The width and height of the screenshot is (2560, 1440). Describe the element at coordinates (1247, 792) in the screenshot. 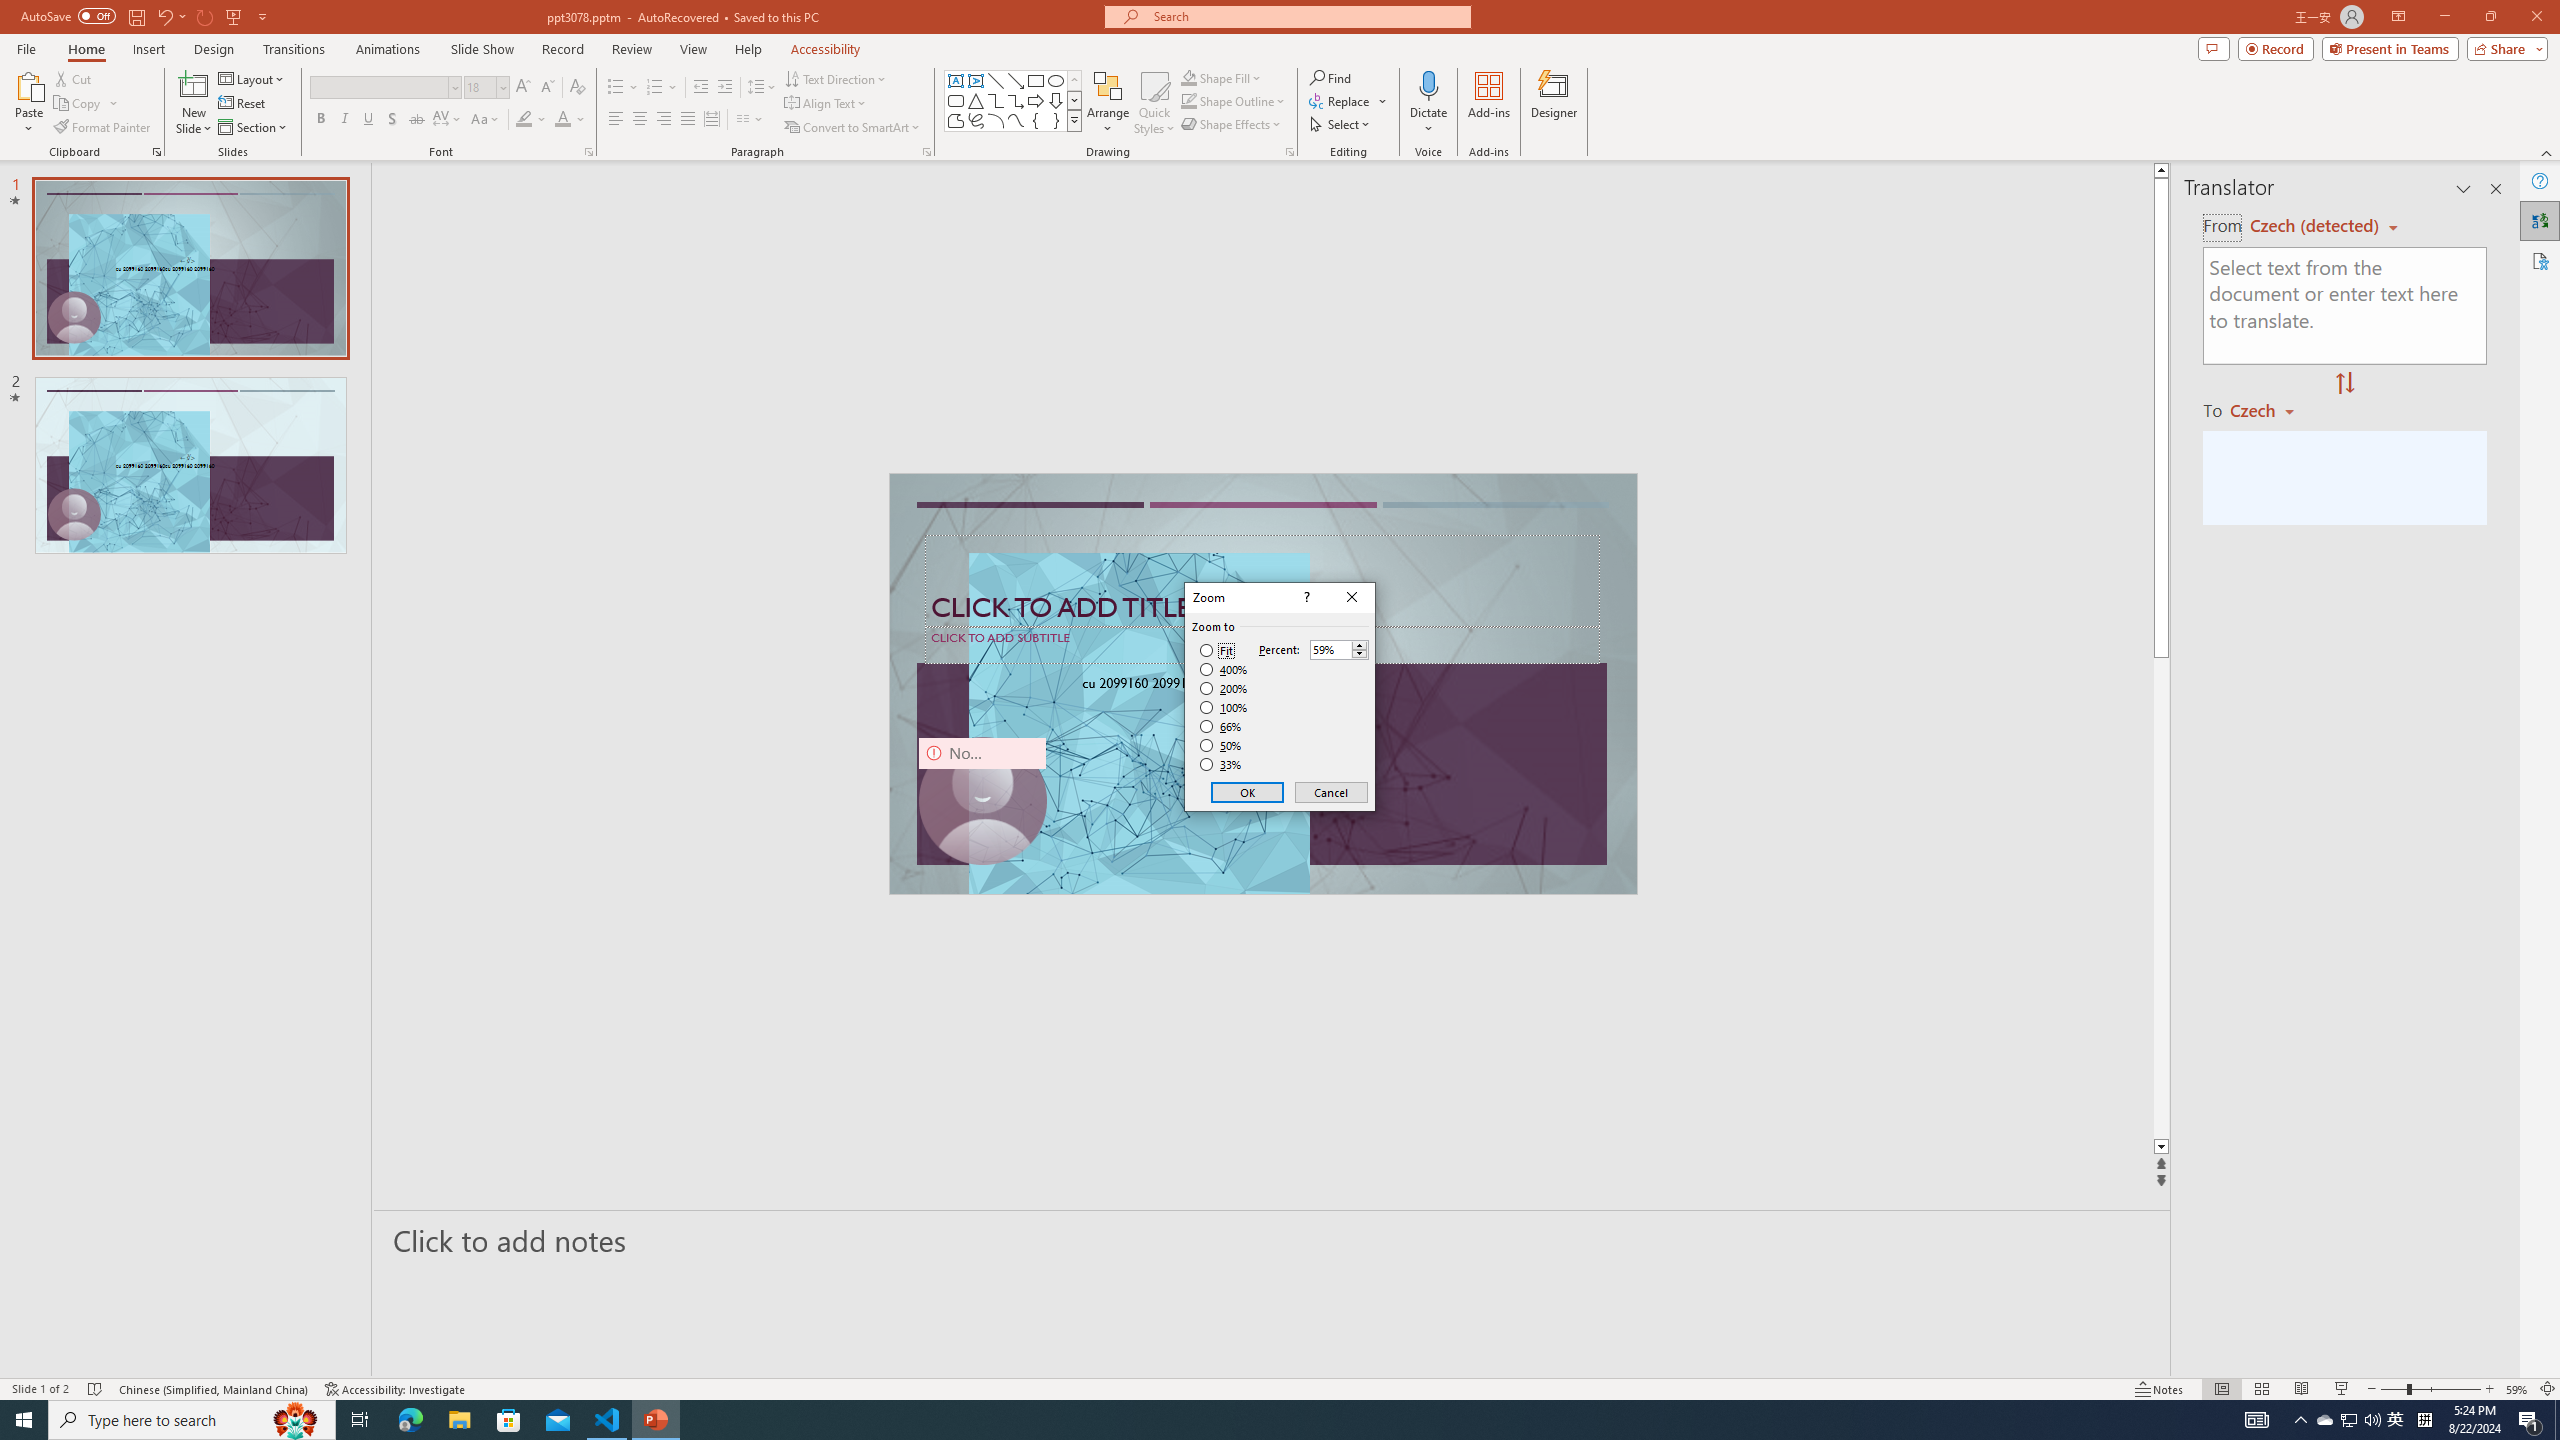

I see `'OK'` at that location.